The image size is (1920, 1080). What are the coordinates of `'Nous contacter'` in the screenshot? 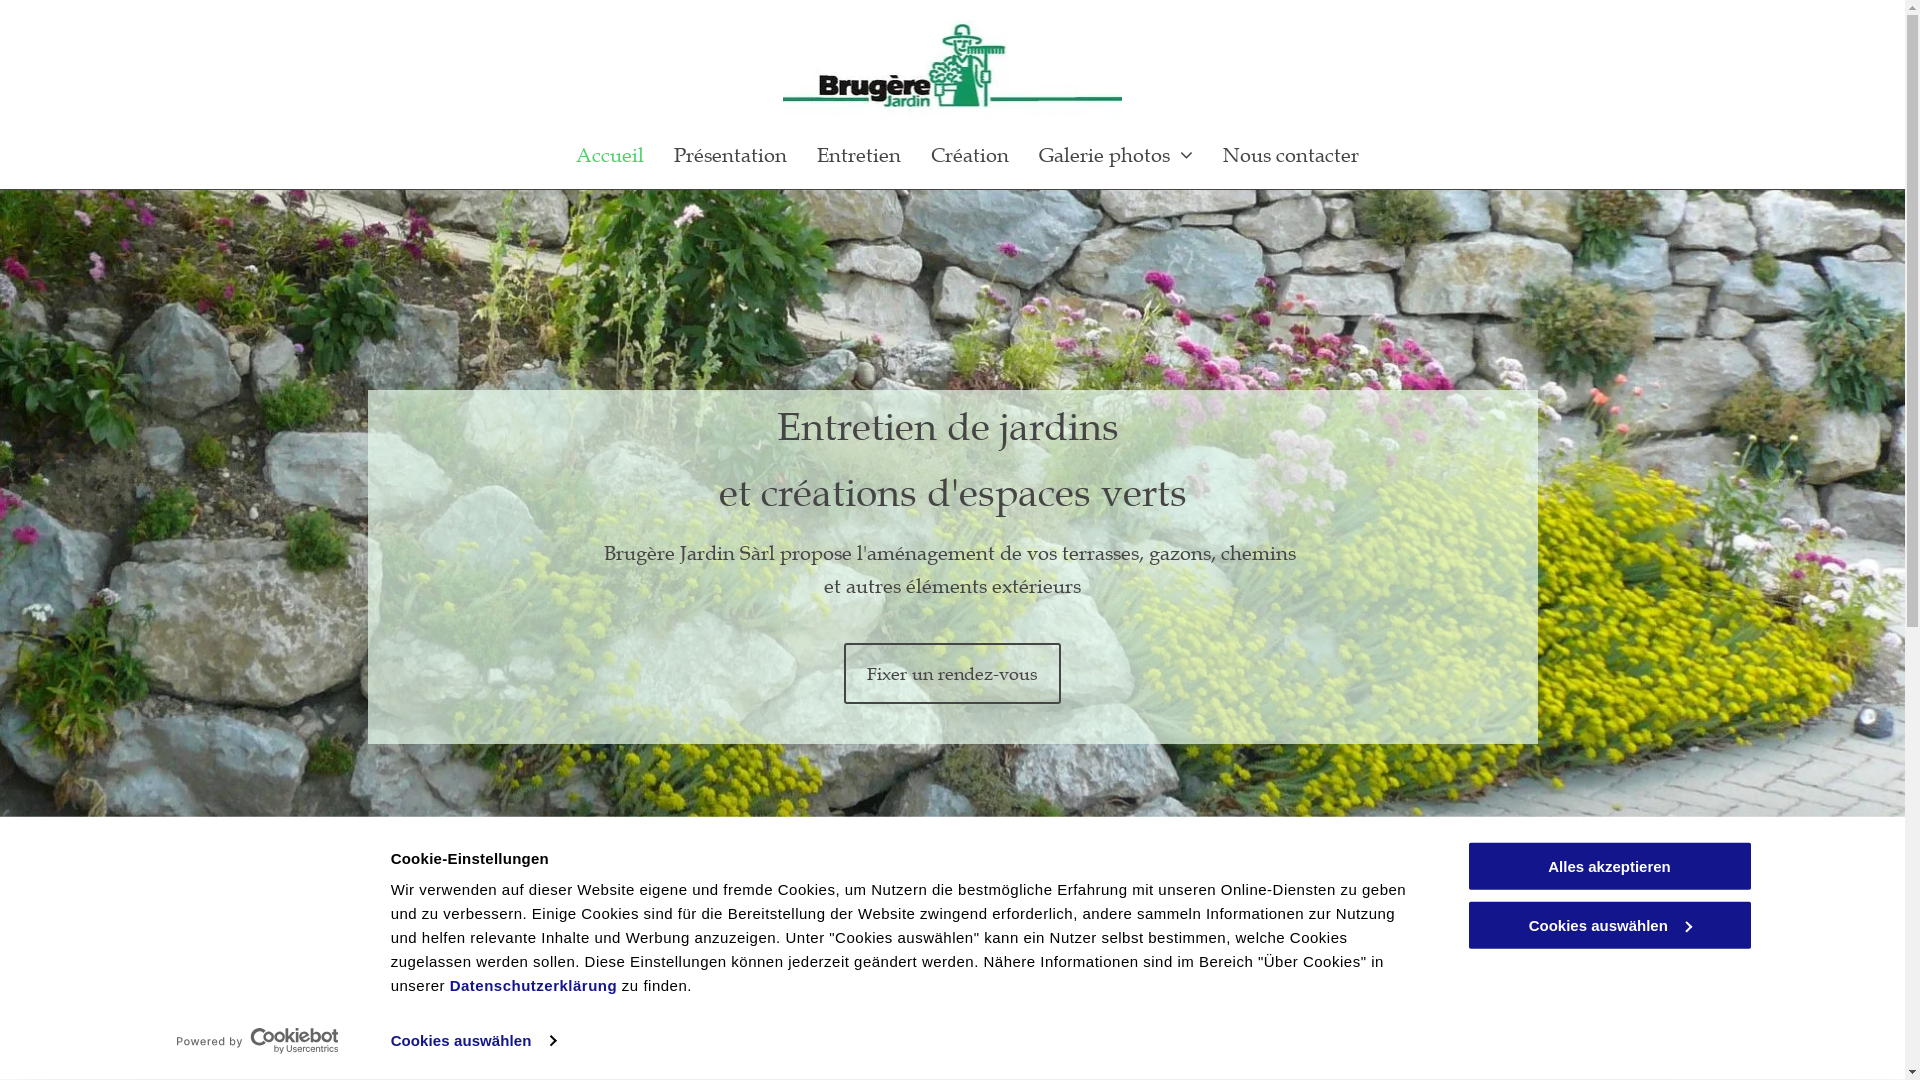 It's located at (1291, 153).